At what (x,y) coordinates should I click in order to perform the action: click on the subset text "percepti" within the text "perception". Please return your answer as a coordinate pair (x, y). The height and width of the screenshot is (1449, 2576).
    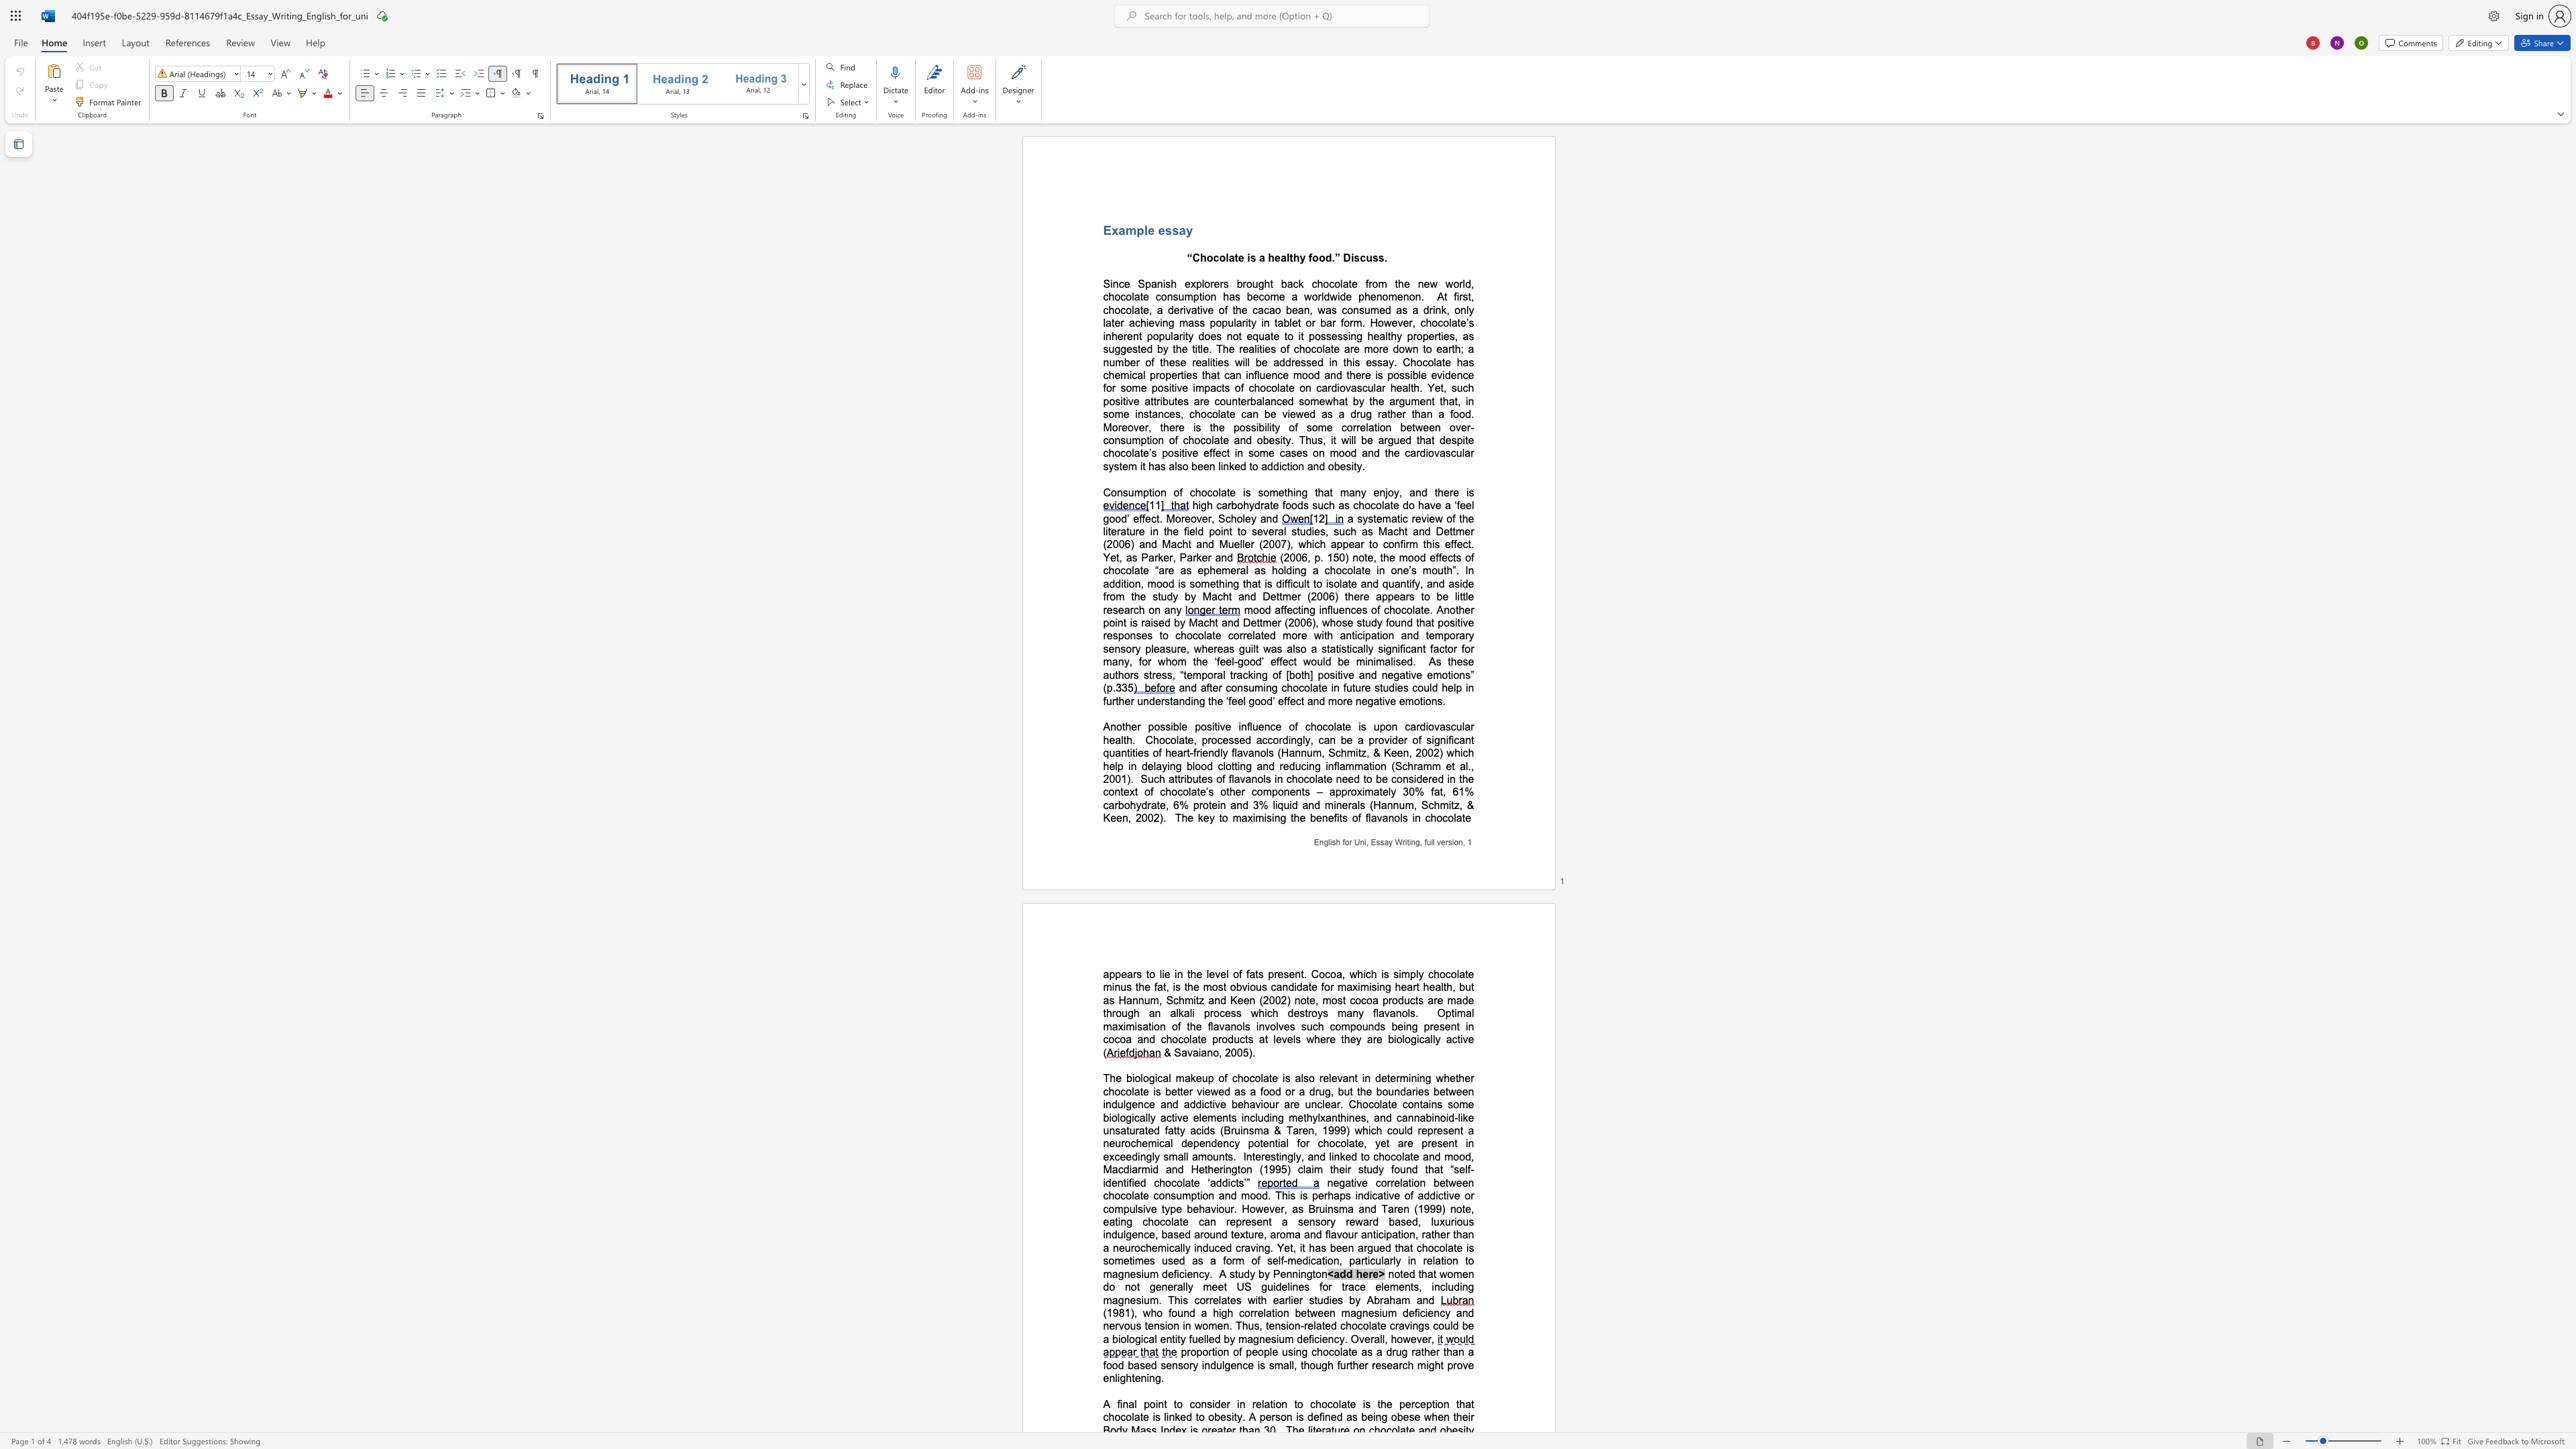
    Looking at the image, I should click on (1399, 1403).